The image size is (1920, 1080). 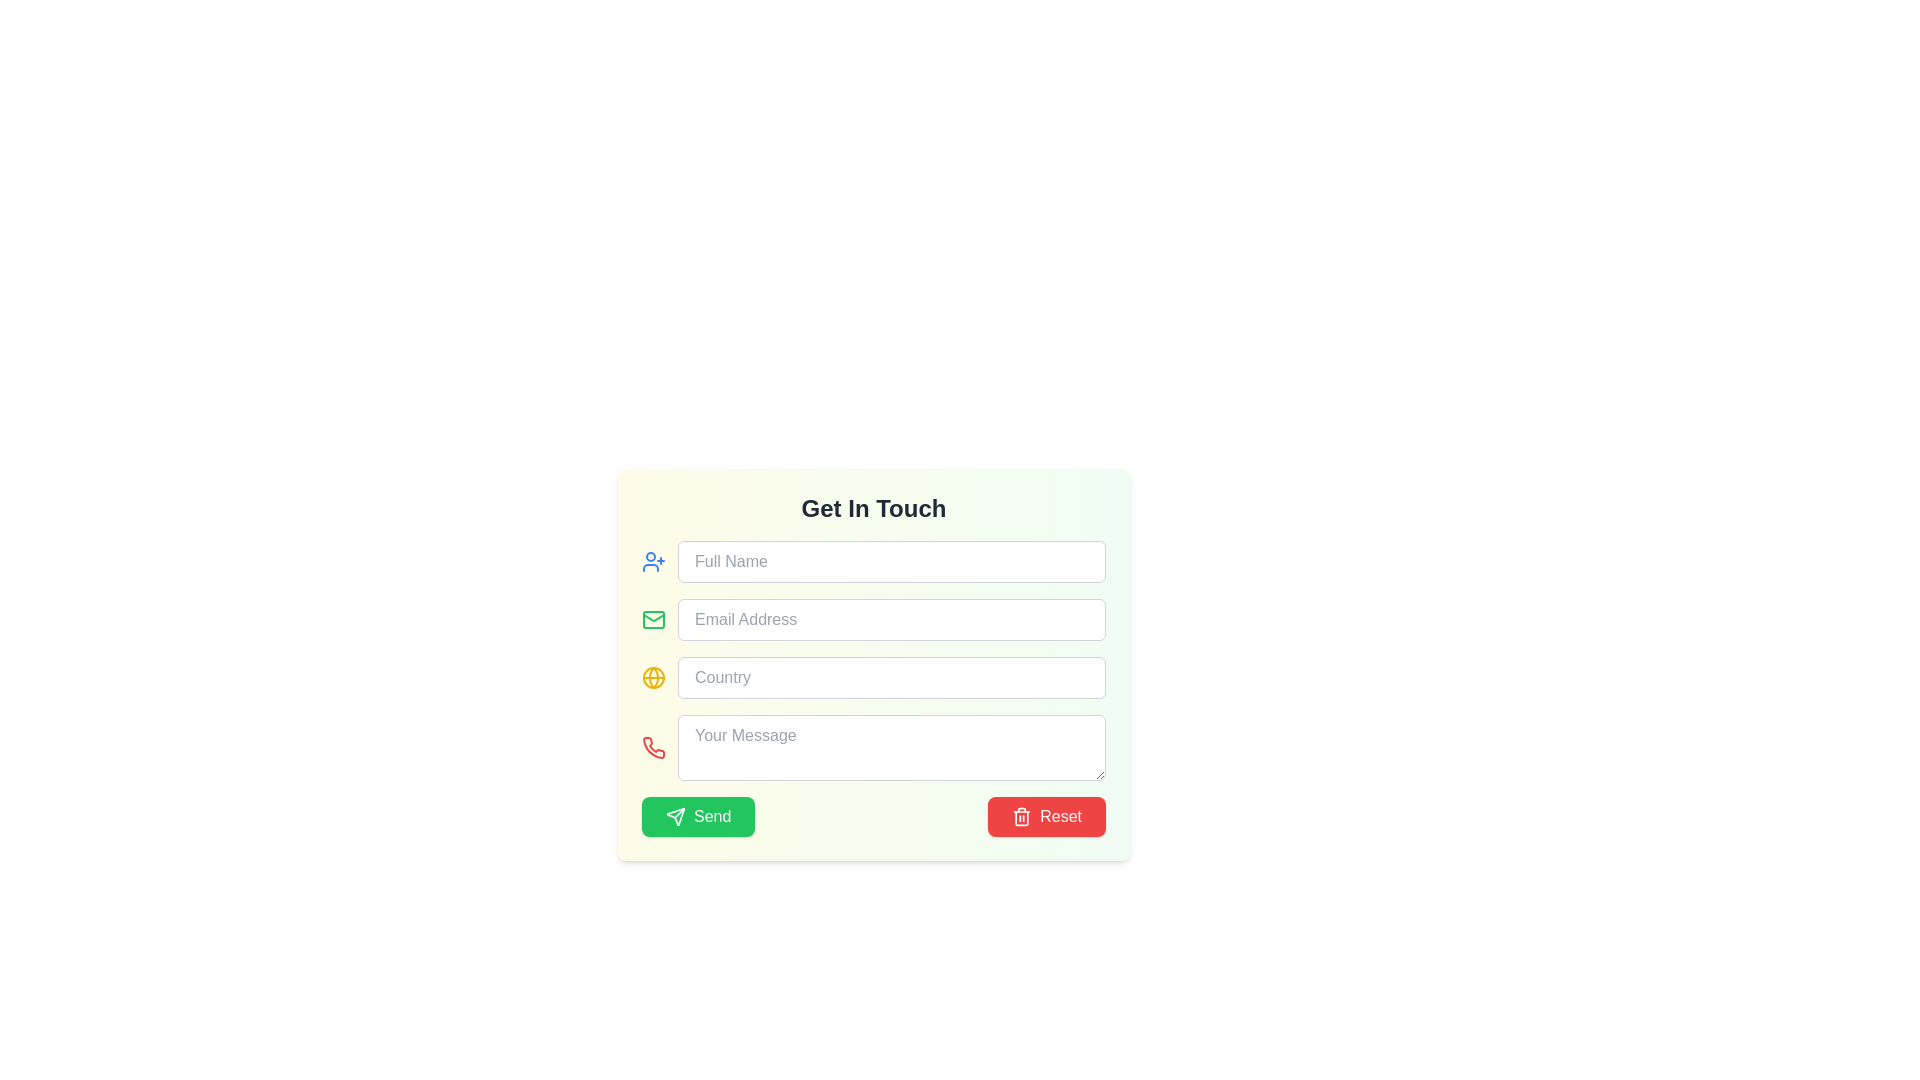 What do you see at coordinates (698, 817) in the screenshot?
I see `the green 'Send' button with white text and icon` at bounding box center [698, 817].